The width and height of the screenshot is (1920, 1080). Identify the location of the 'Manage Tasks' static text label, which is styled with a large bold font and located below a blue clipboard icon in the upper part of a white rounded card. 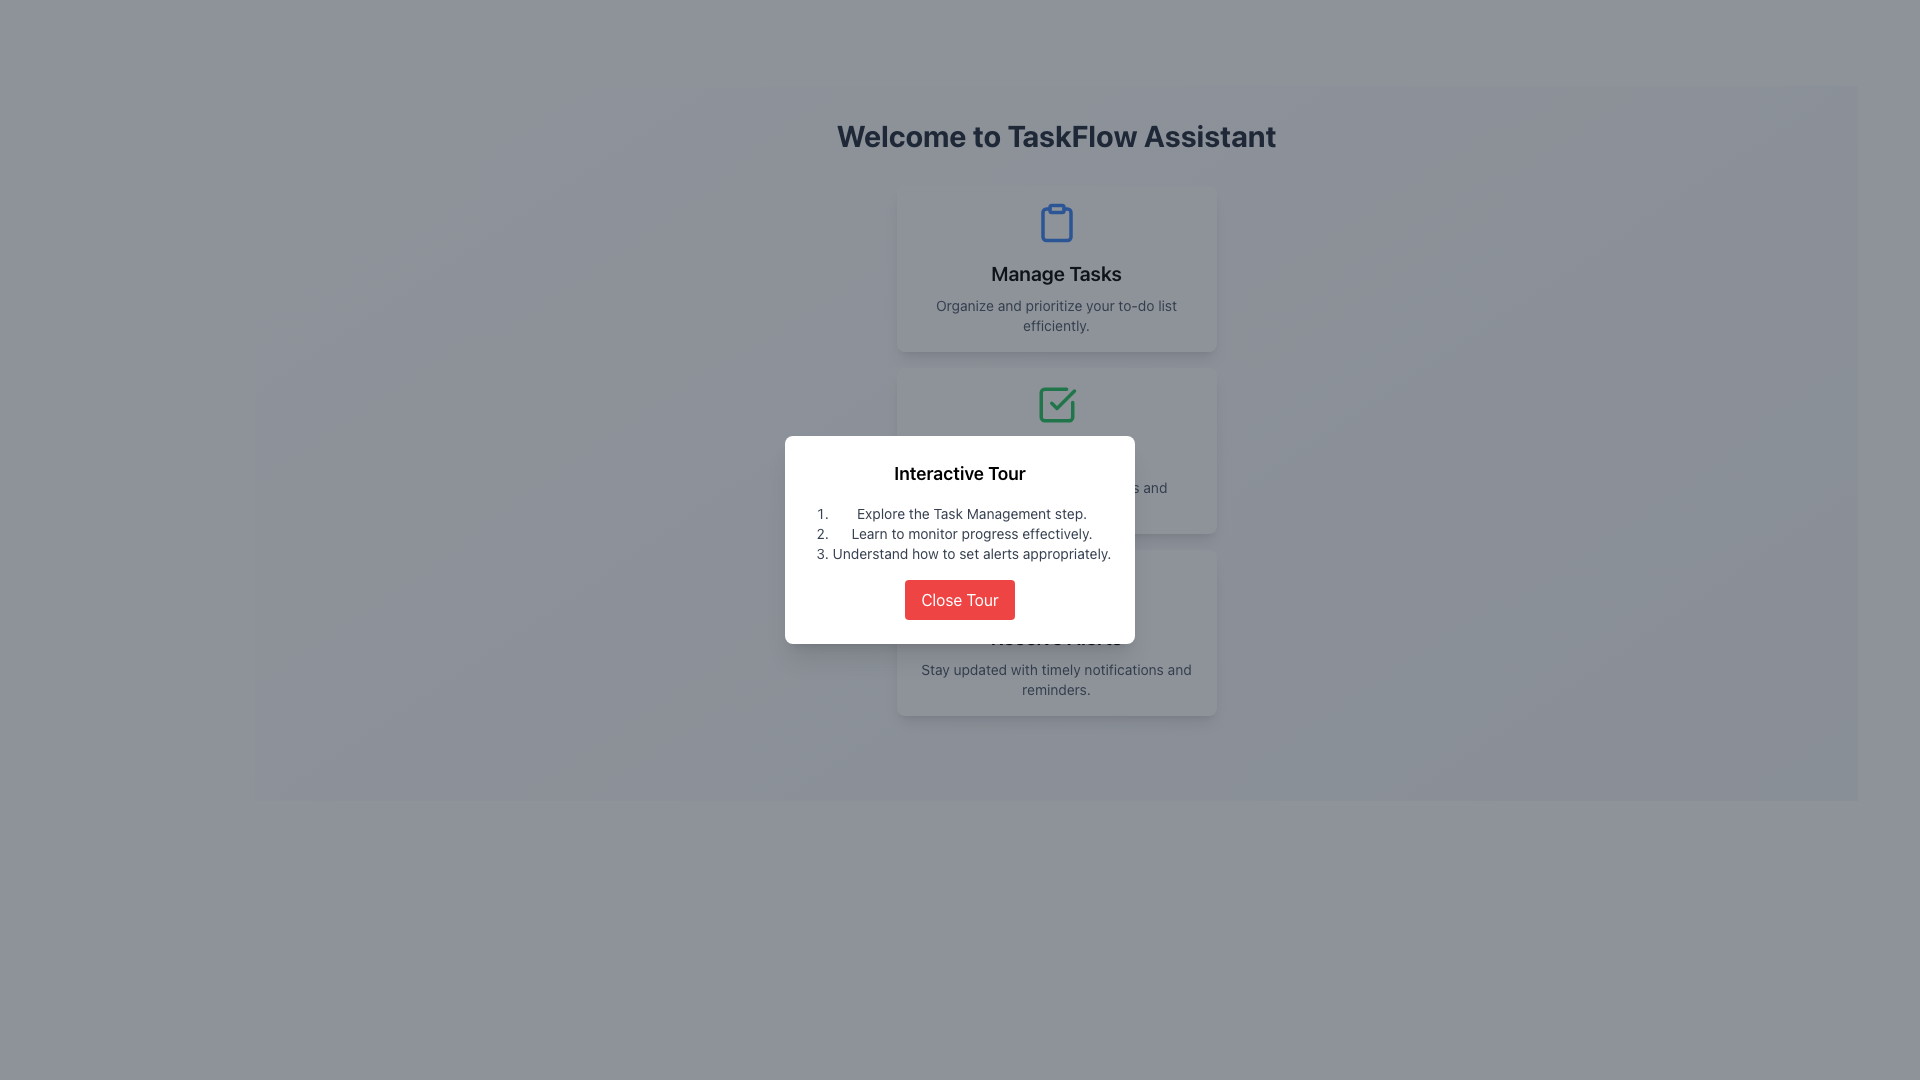
(1055, 273).